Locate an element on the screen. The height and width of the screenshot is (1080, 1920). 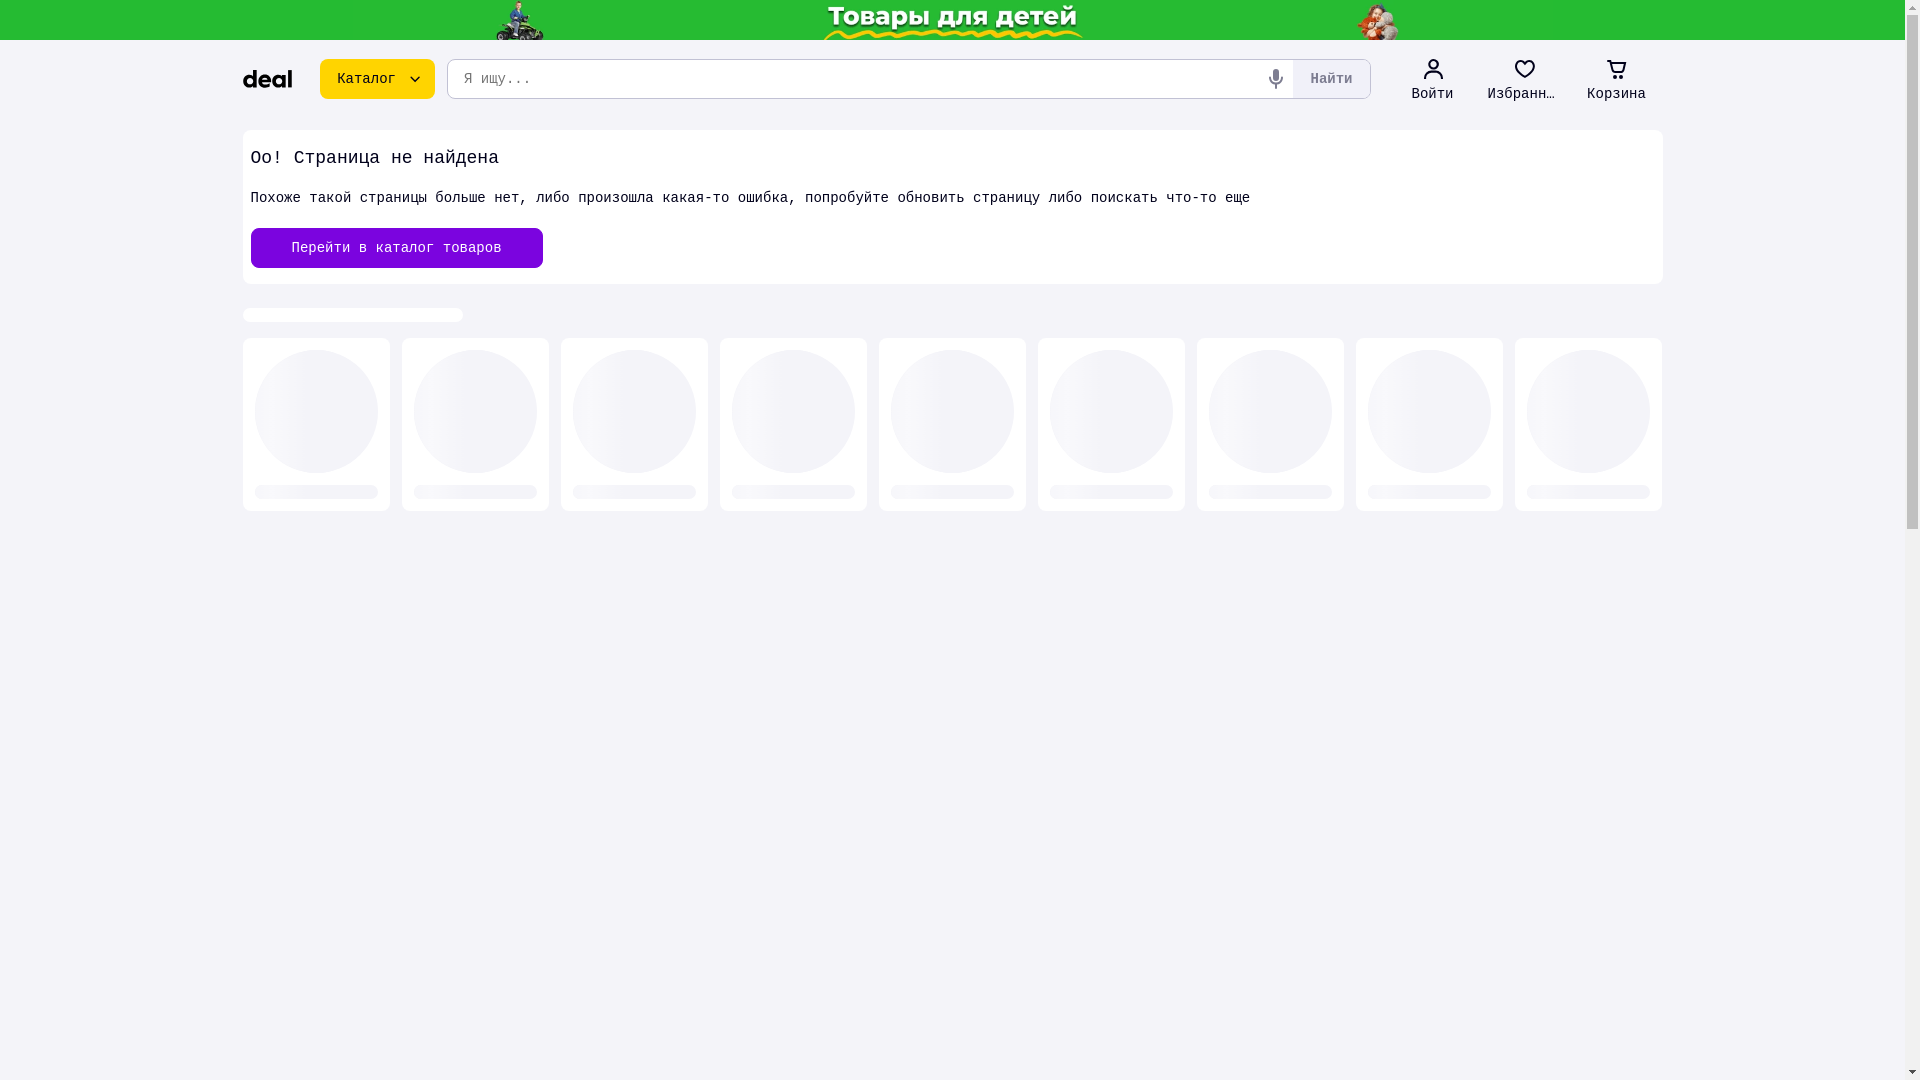
'deal.by' is located at coordinates (266, 77).